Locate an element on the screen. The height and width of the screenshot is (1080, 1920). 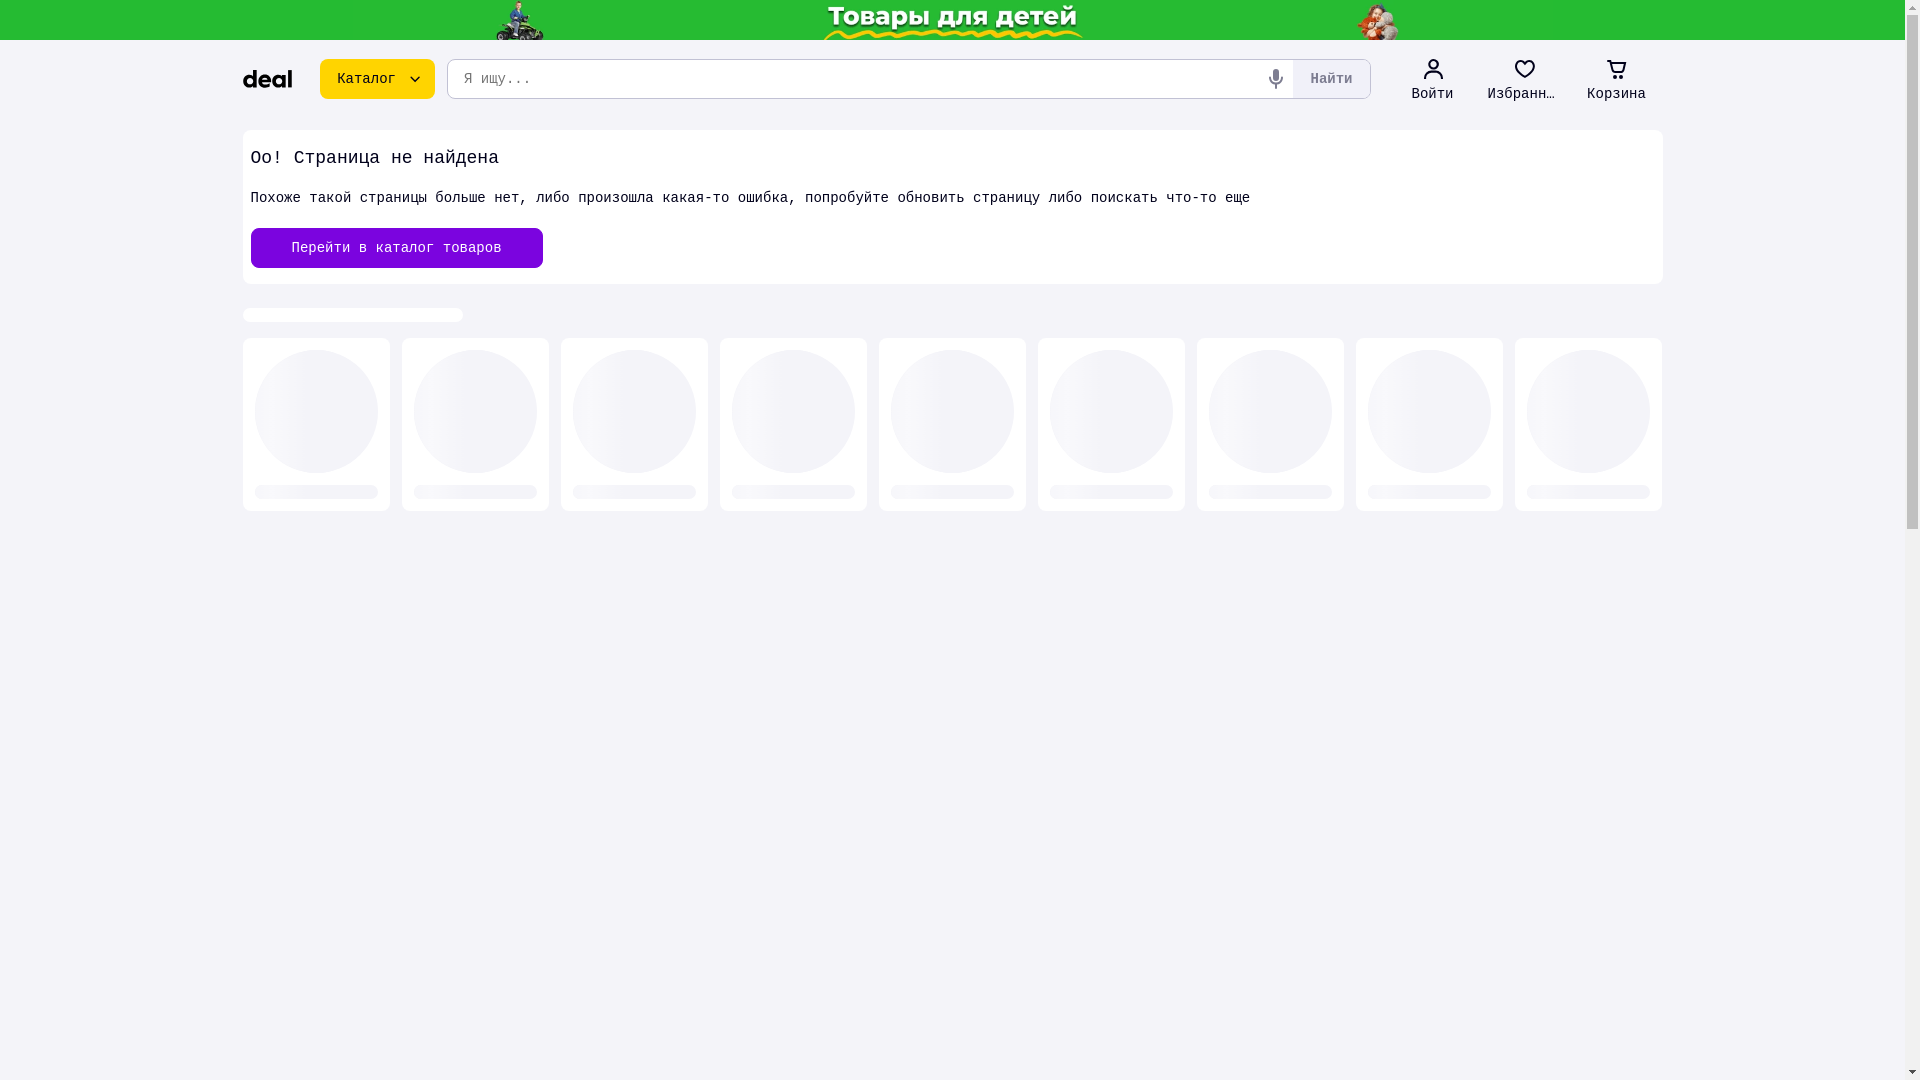
'deal.by' is located at coordinates (266, 77).